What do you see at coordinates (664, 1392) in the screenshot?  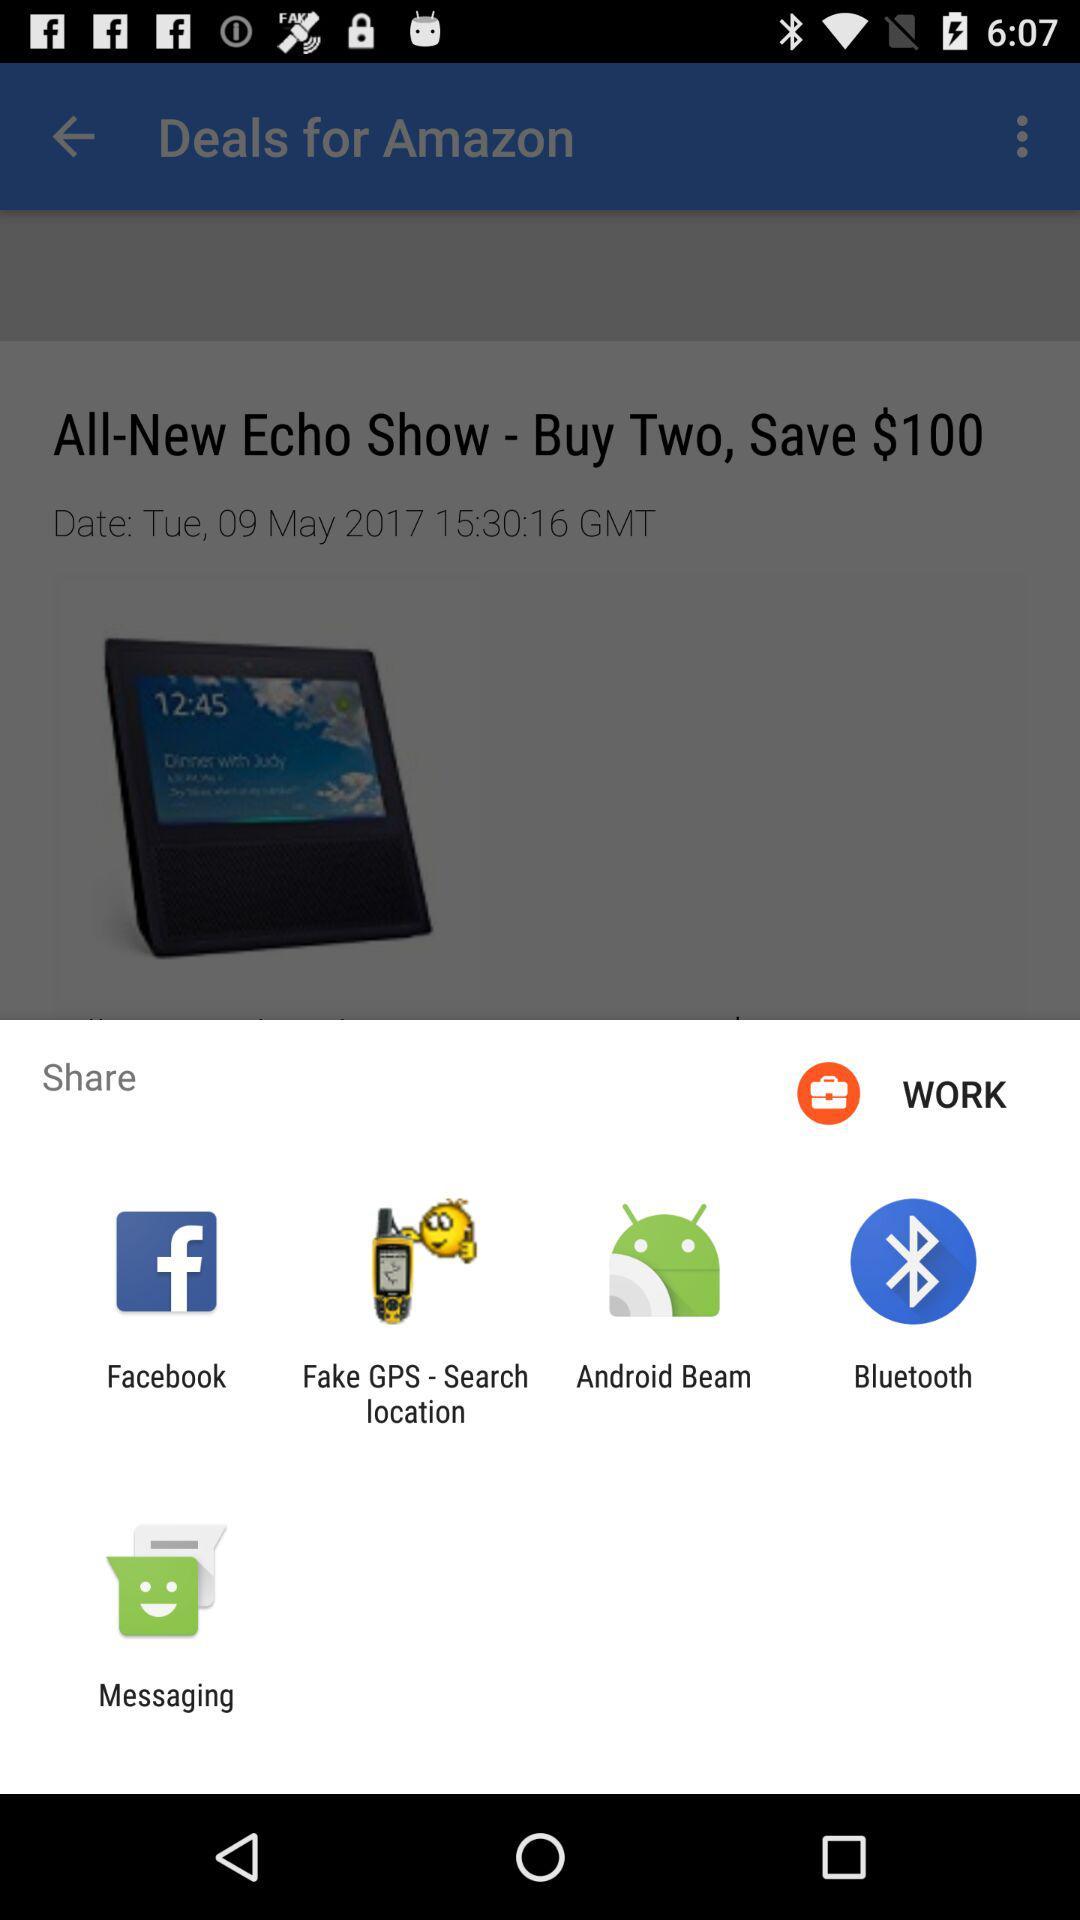 I see `the android beam app` at bounding box center [664, 1392].